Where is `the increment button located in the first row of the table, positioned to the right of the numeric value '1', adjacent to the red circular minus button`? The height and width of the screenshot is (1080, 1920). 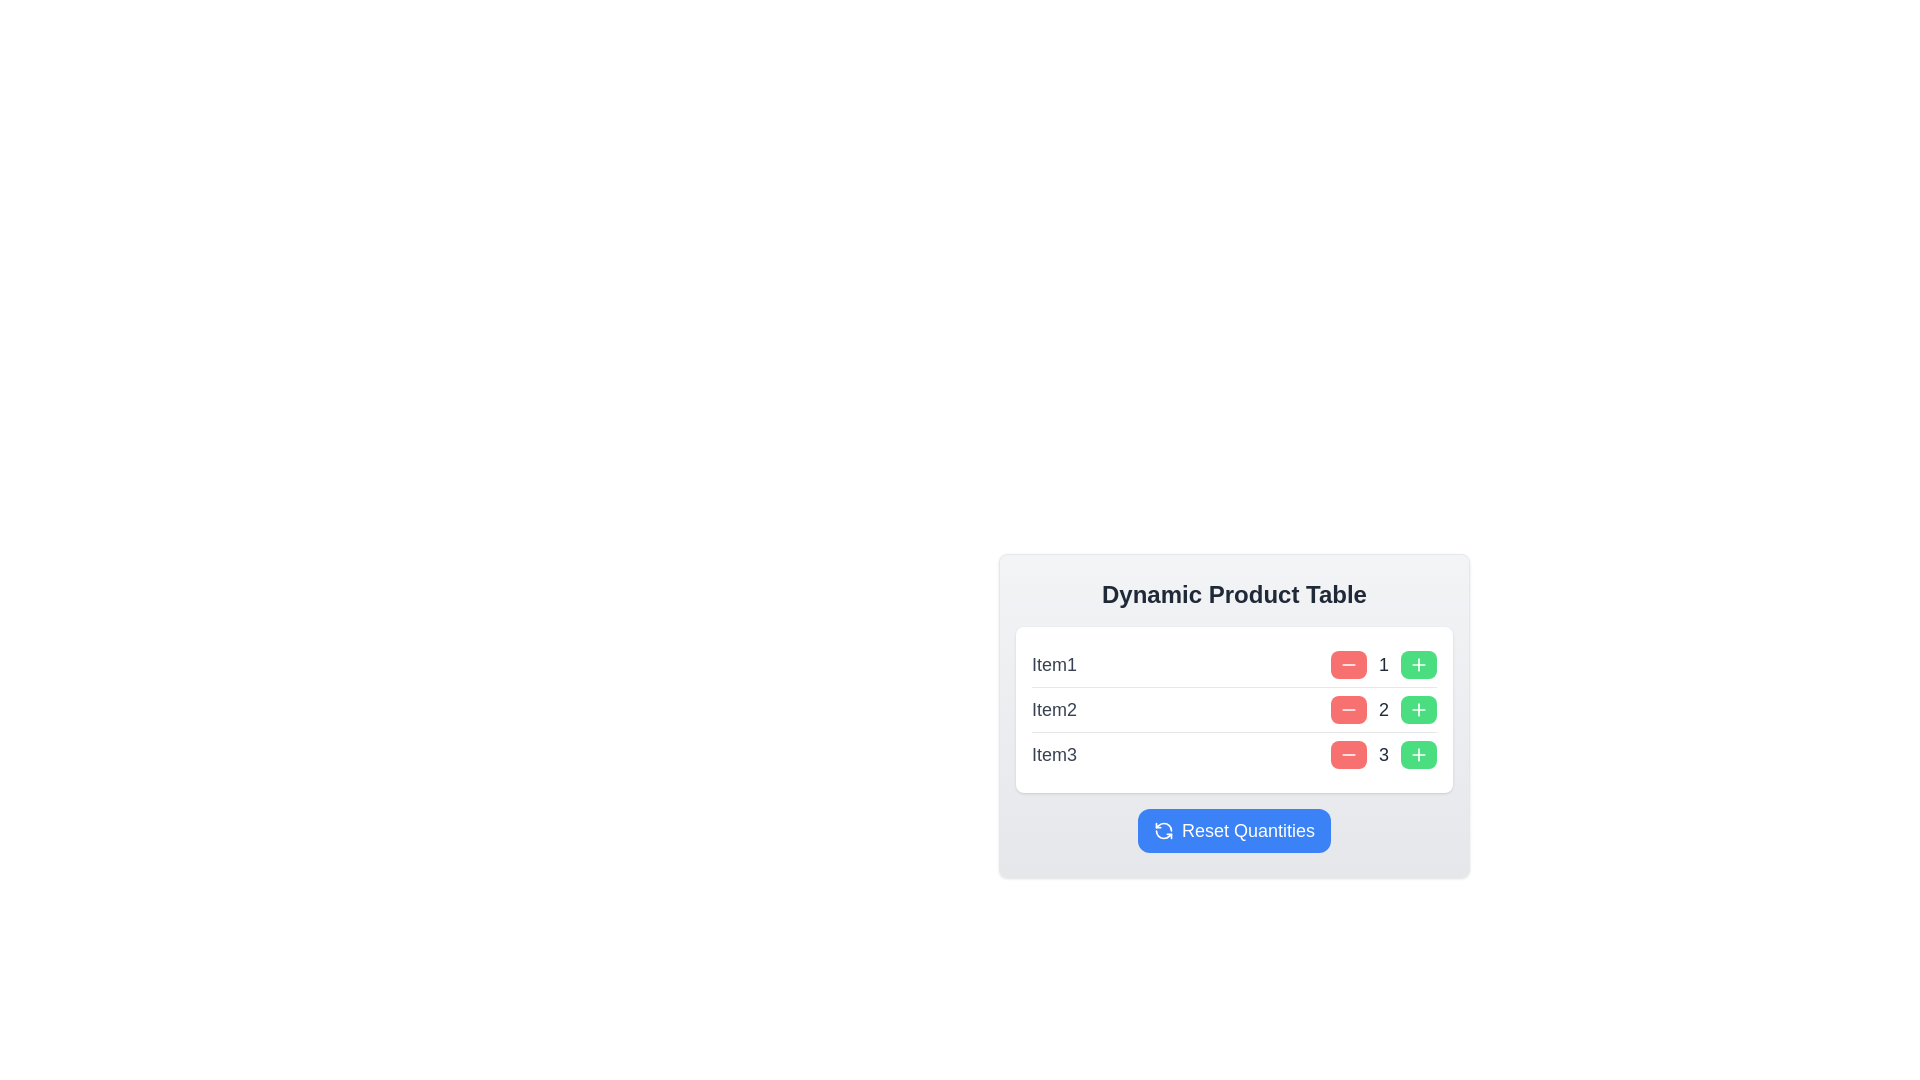
the increment button located in the first row of the table, positioned to the right of the numeric value '1', adjacent to the red circular minus button is located at coordinates (1418, 664).